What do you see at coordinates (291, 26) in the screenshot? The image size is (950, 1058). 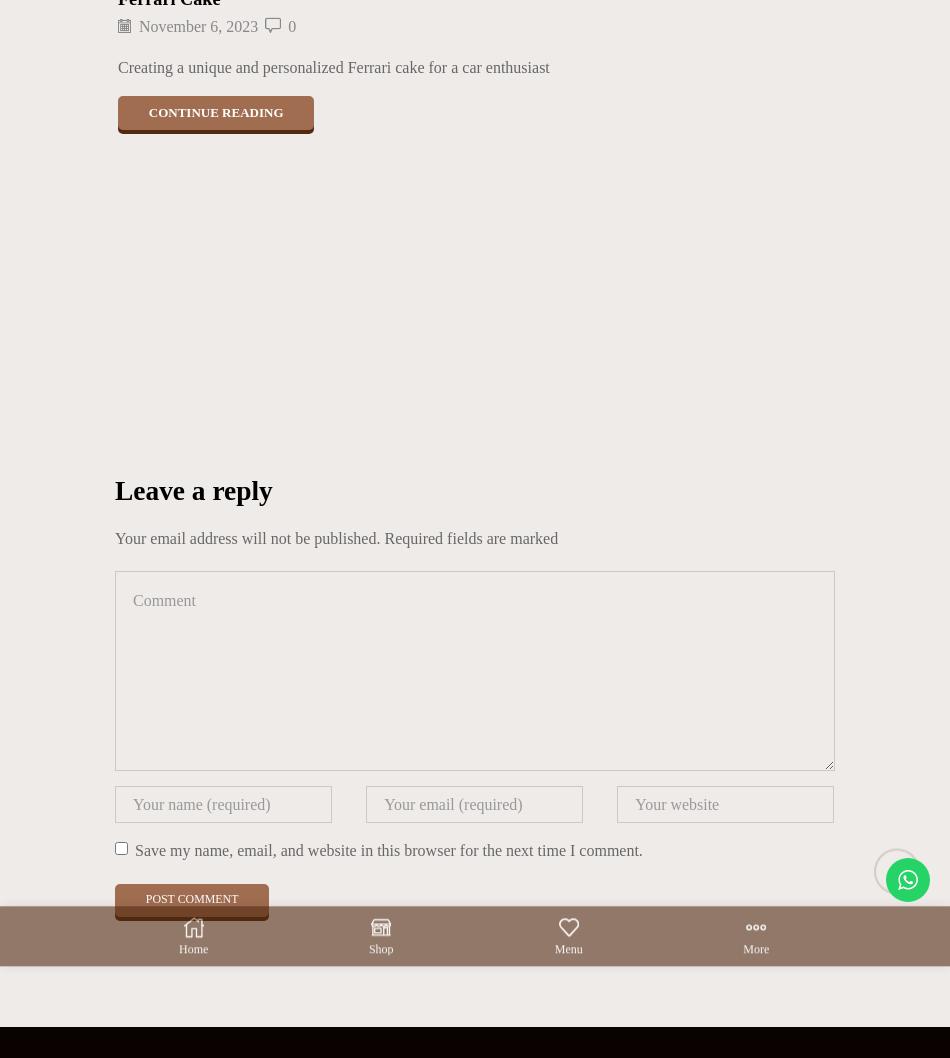 I see `'0'` at bounding box center [291, 26].